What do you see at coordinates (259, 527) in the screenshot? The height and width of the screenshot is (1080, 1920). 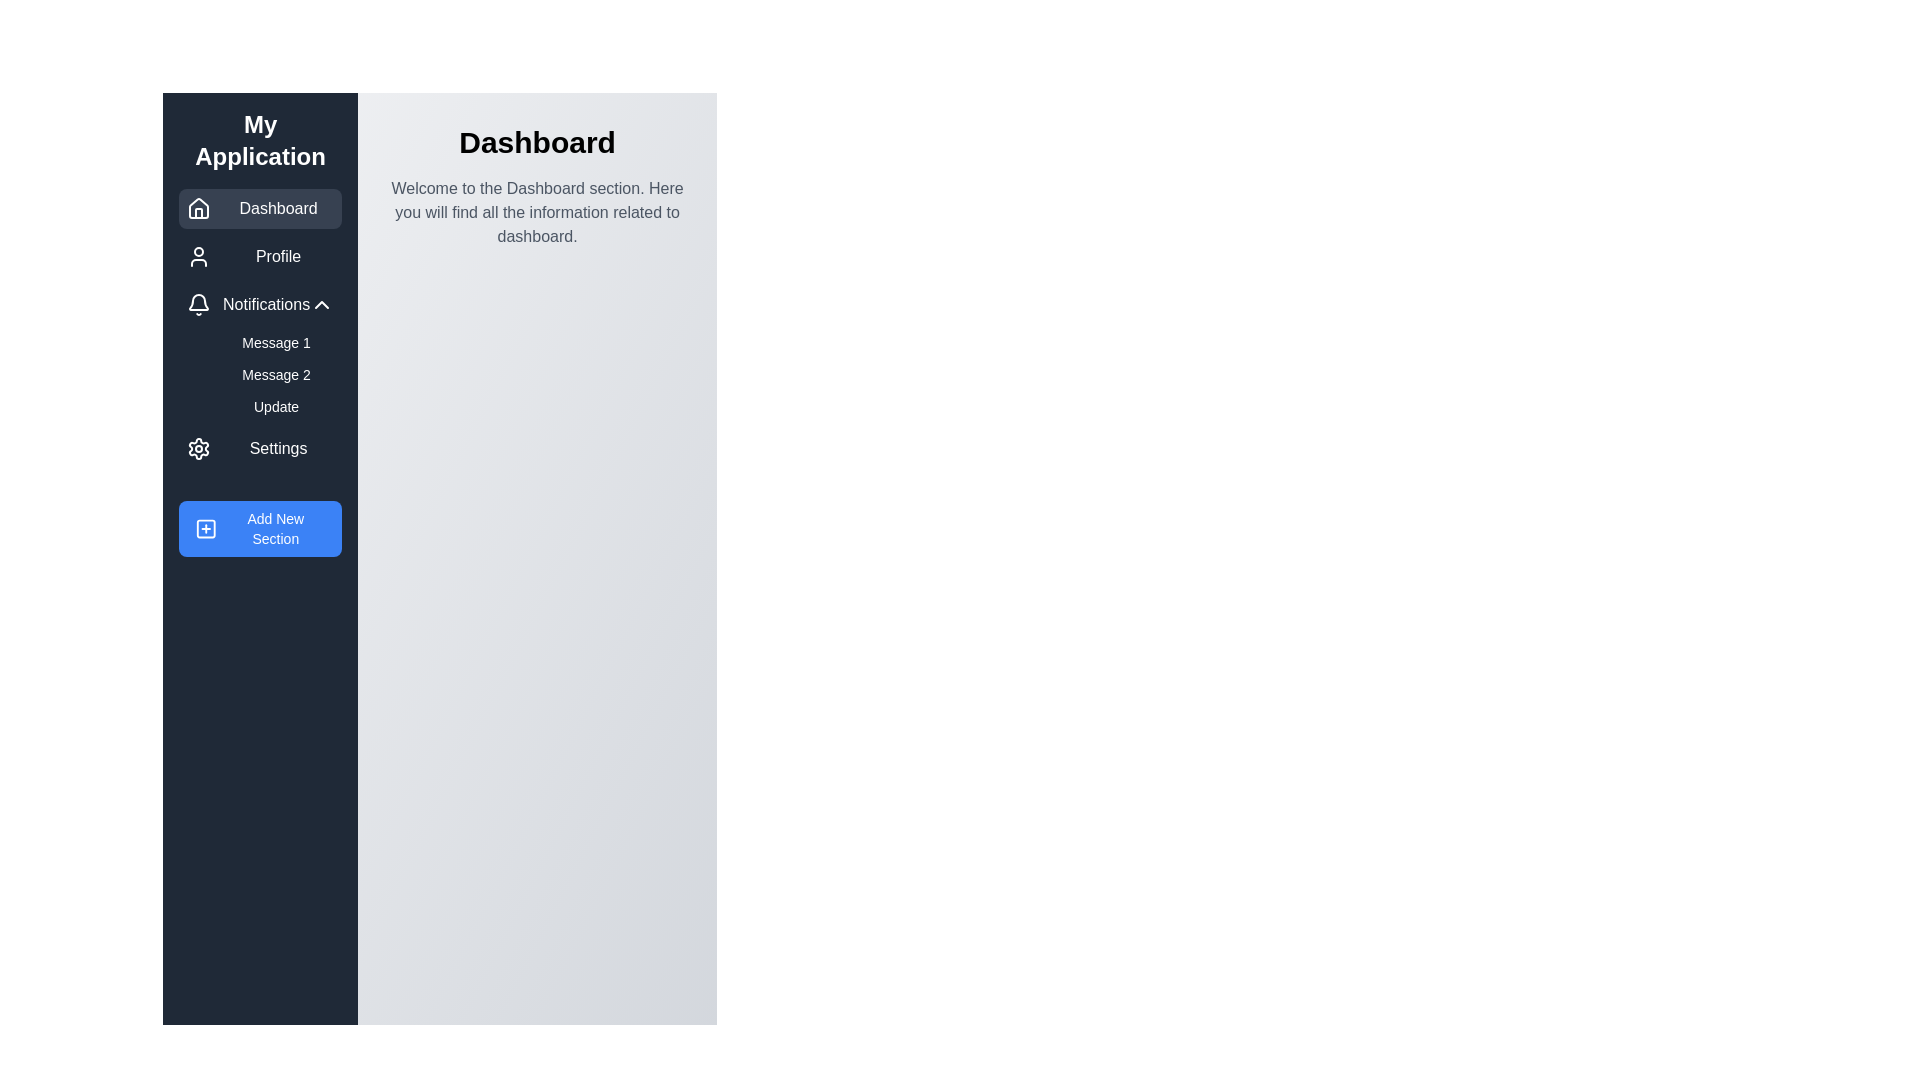 I see `the rectangular blue button with rounded corners that has a white plus icon and the text 'Add New Section', located in the sidebar below 'Settings'` at bounding box center [259, 527].